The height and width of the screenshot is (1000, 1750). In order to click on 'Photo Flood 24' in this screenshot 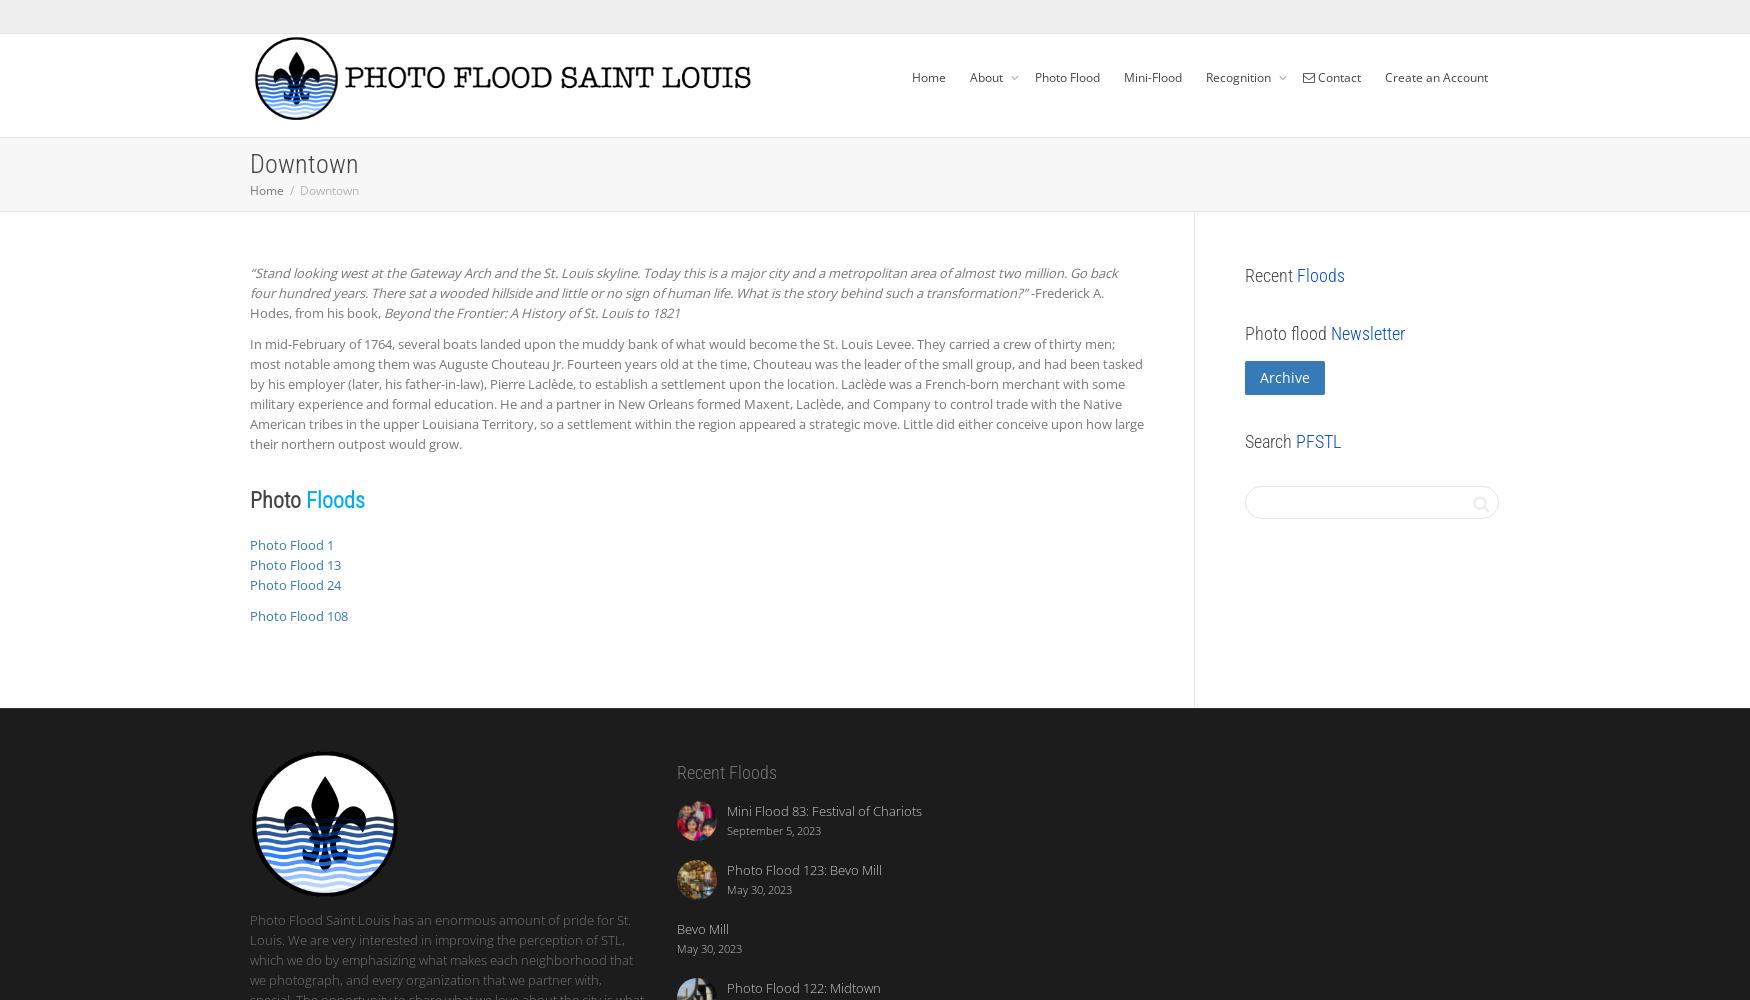, I will do `click(294, 584)`.